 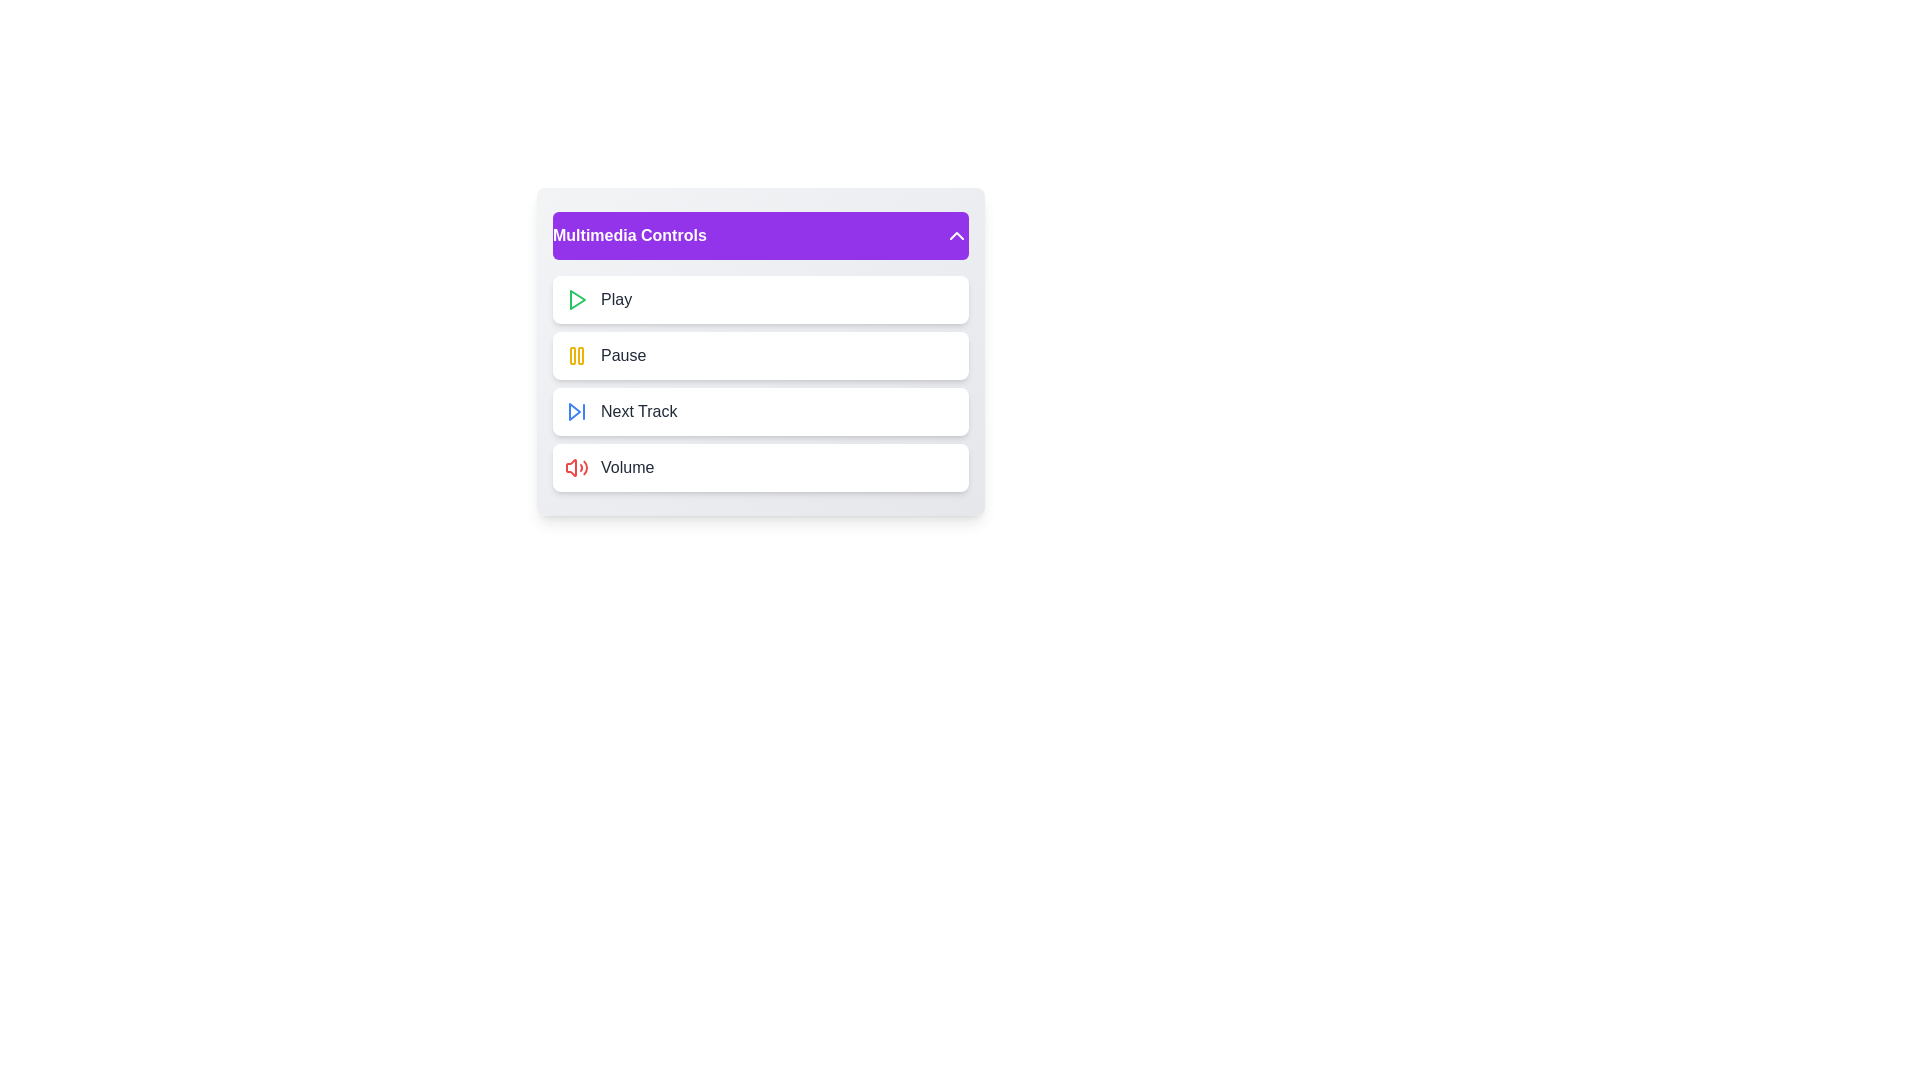 I want to click on the 'Pause' icon in the multimedia controls, which is located in the second row of control options and is visually represented as a recognizable symbol for halting playback, so click(x=575, y=354).